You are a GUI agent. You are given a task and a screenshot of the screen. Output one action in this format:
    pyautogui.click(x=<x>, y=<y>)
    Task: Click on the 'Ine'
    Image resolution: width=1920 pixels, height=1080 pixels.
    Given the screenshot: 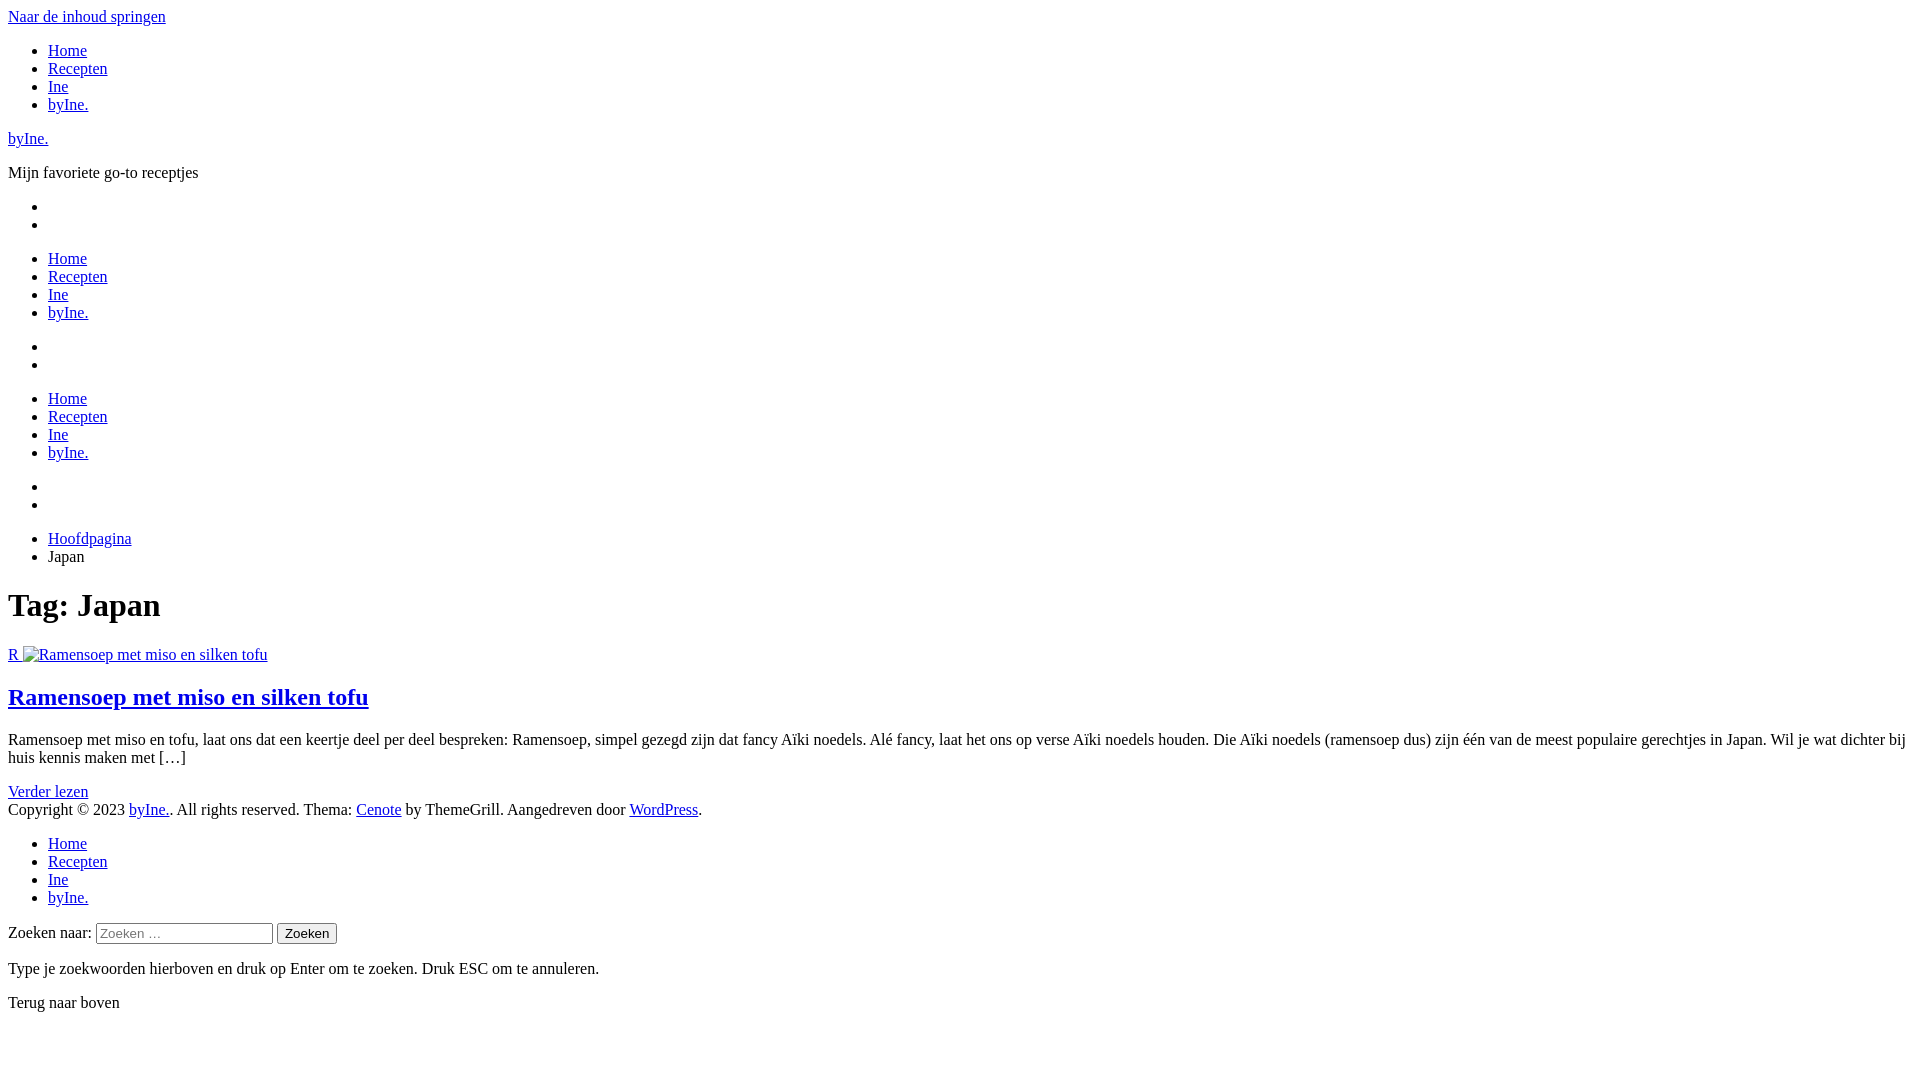 What is the action you would take?
    pyautogui.click(x=57, y=294)
    